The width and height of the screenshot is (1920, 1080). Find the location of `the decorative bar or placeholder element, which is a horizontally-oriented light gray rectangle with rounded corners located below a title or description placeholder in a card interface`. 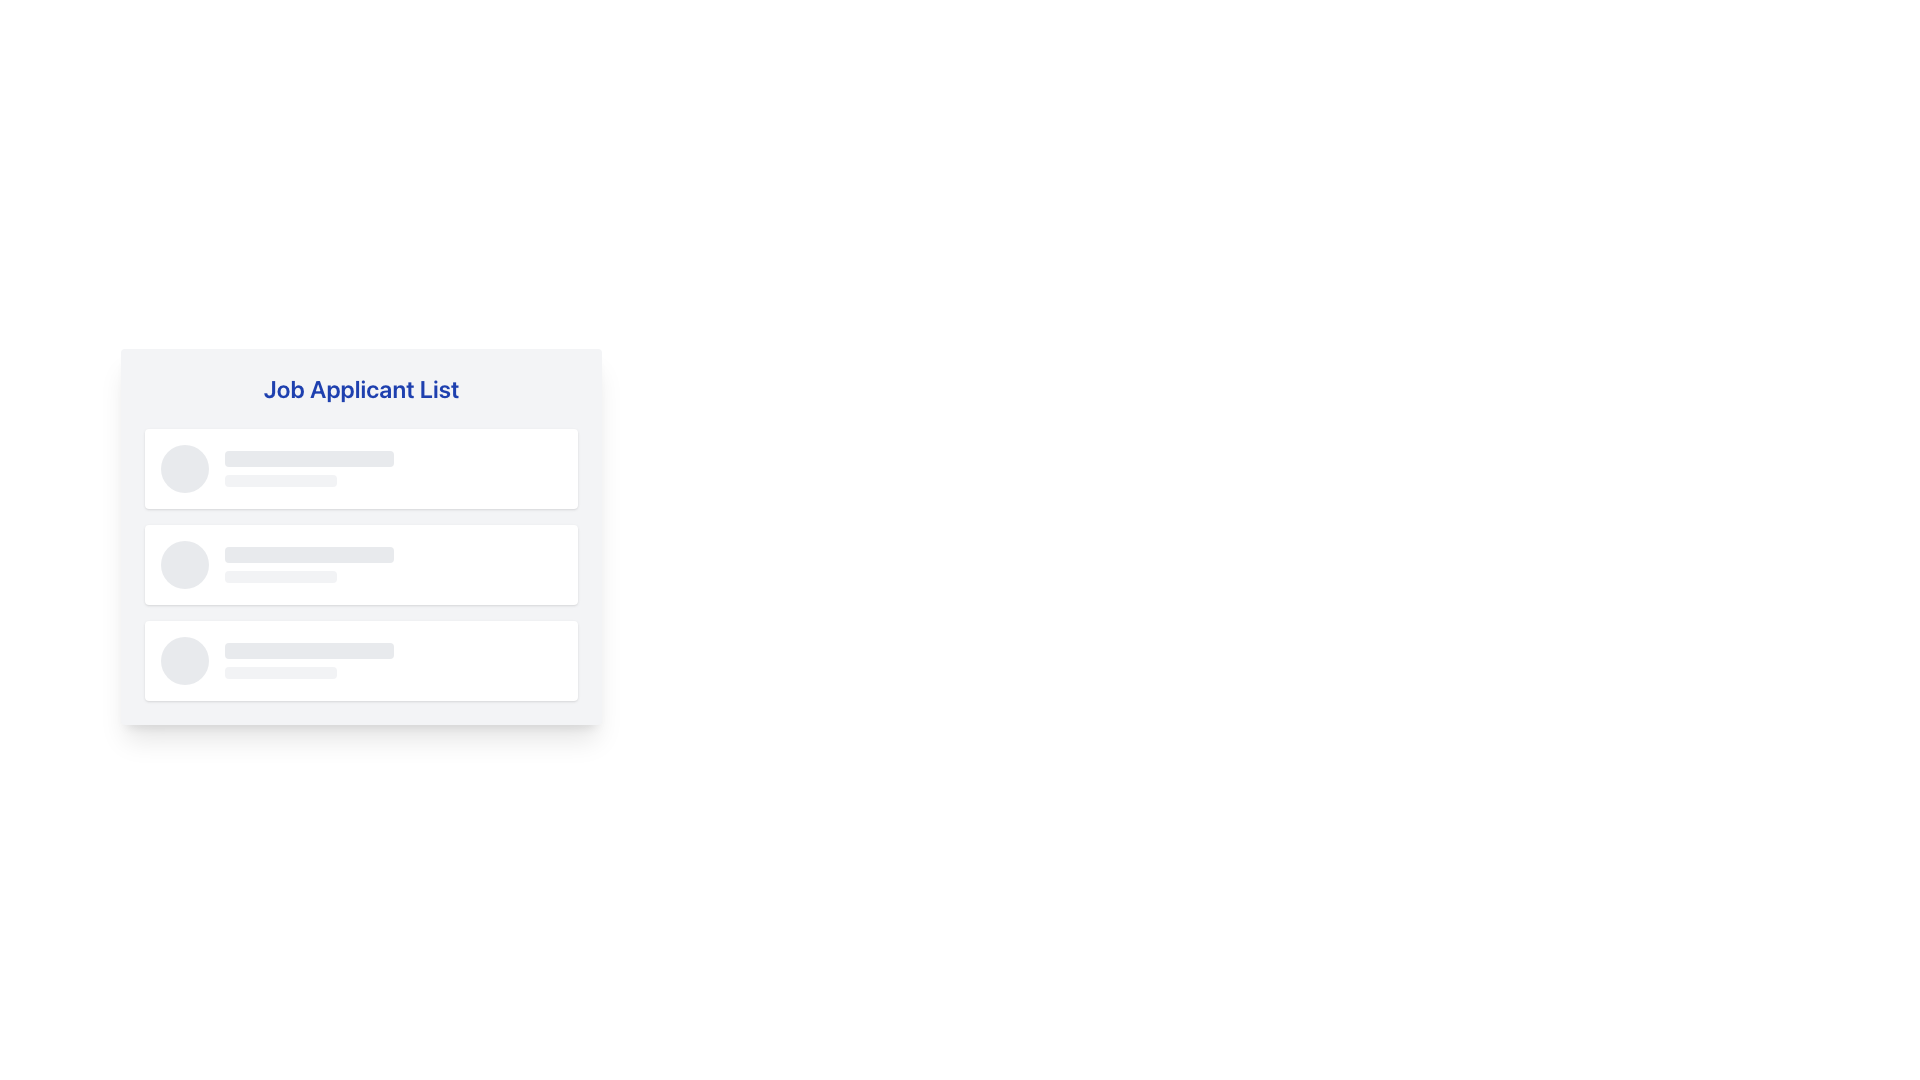

the decorative bar or placeholder element, which is a horizontally-oriented light gray rectangle with rounded corners located below a title or description placeholder in a card interface is located at coordinates (280, 577).